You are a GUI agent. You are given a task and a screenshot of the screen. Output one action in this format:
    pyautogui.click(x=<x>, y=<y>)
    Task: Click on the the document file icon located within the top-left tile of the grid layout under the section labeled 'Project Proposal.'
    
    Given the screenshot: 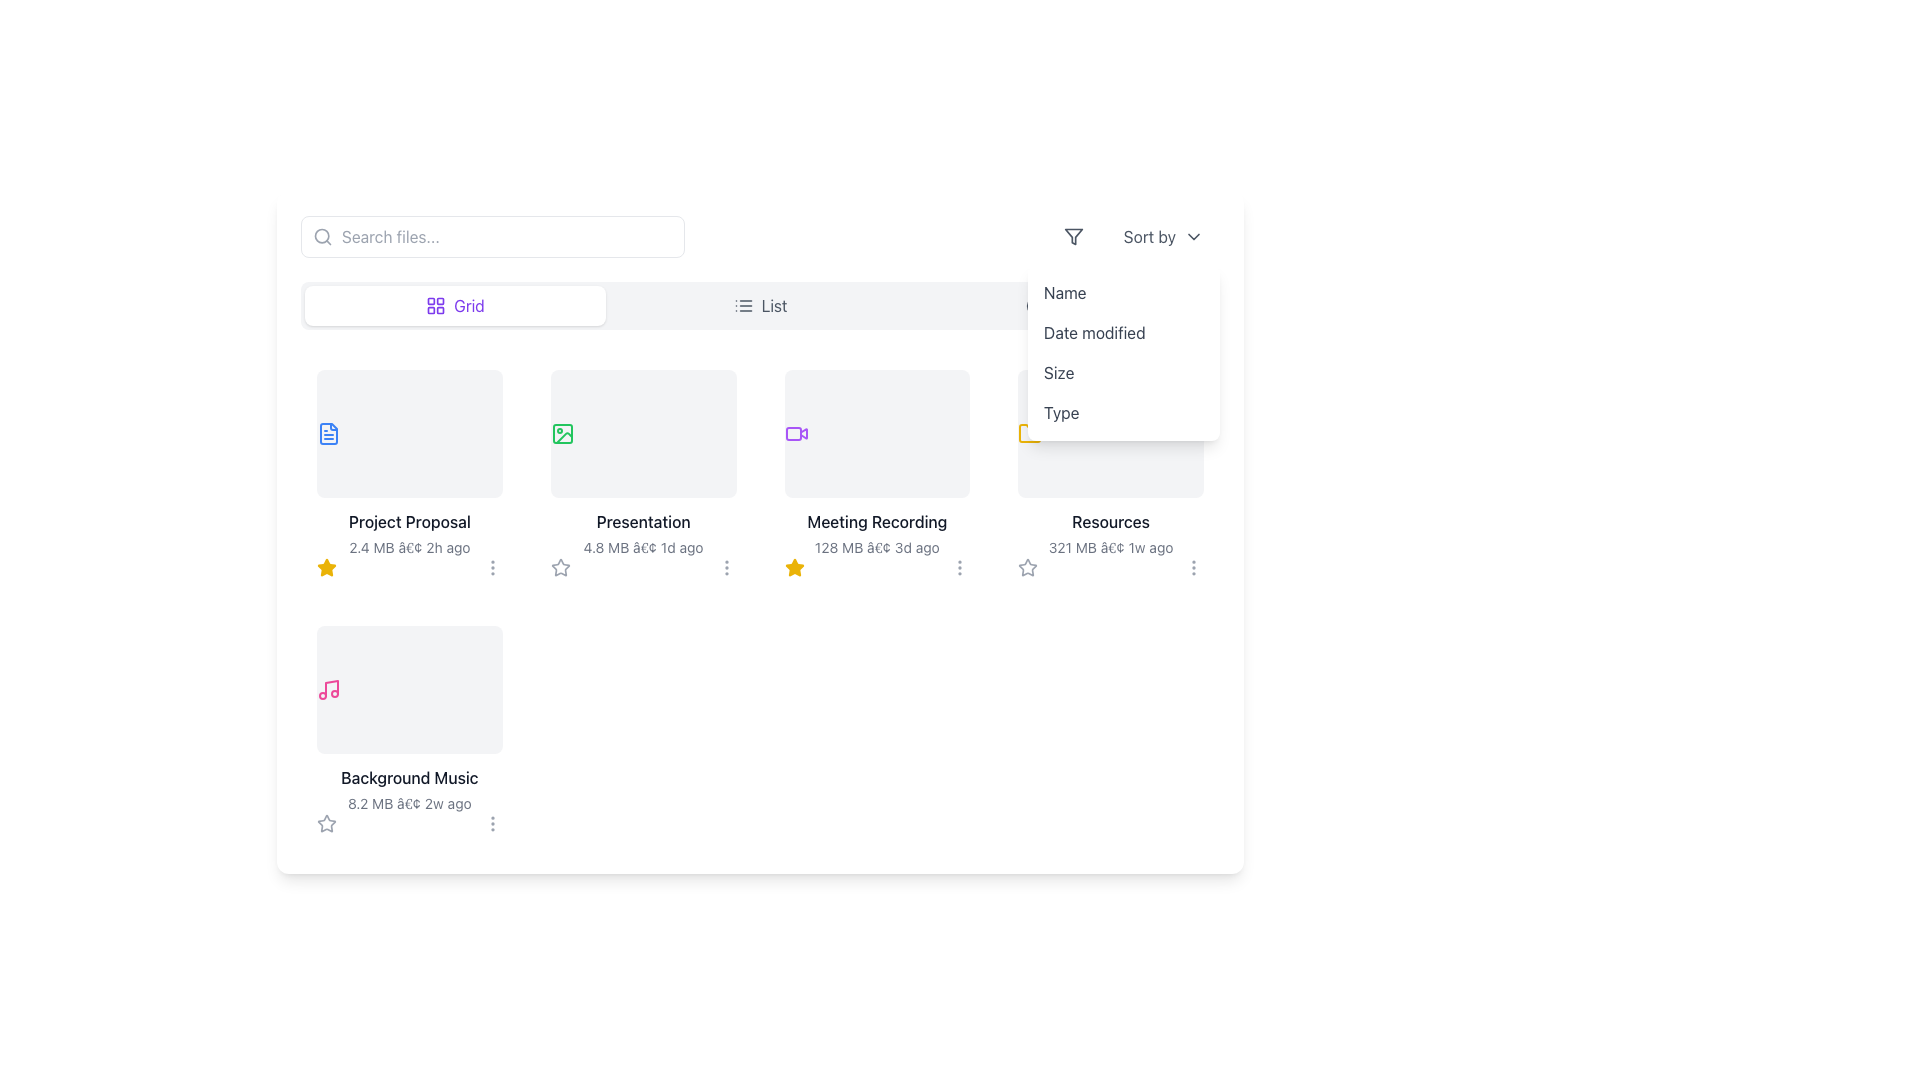 What is the action you would take?
    pyautogui.click(x=329, y=433)
    